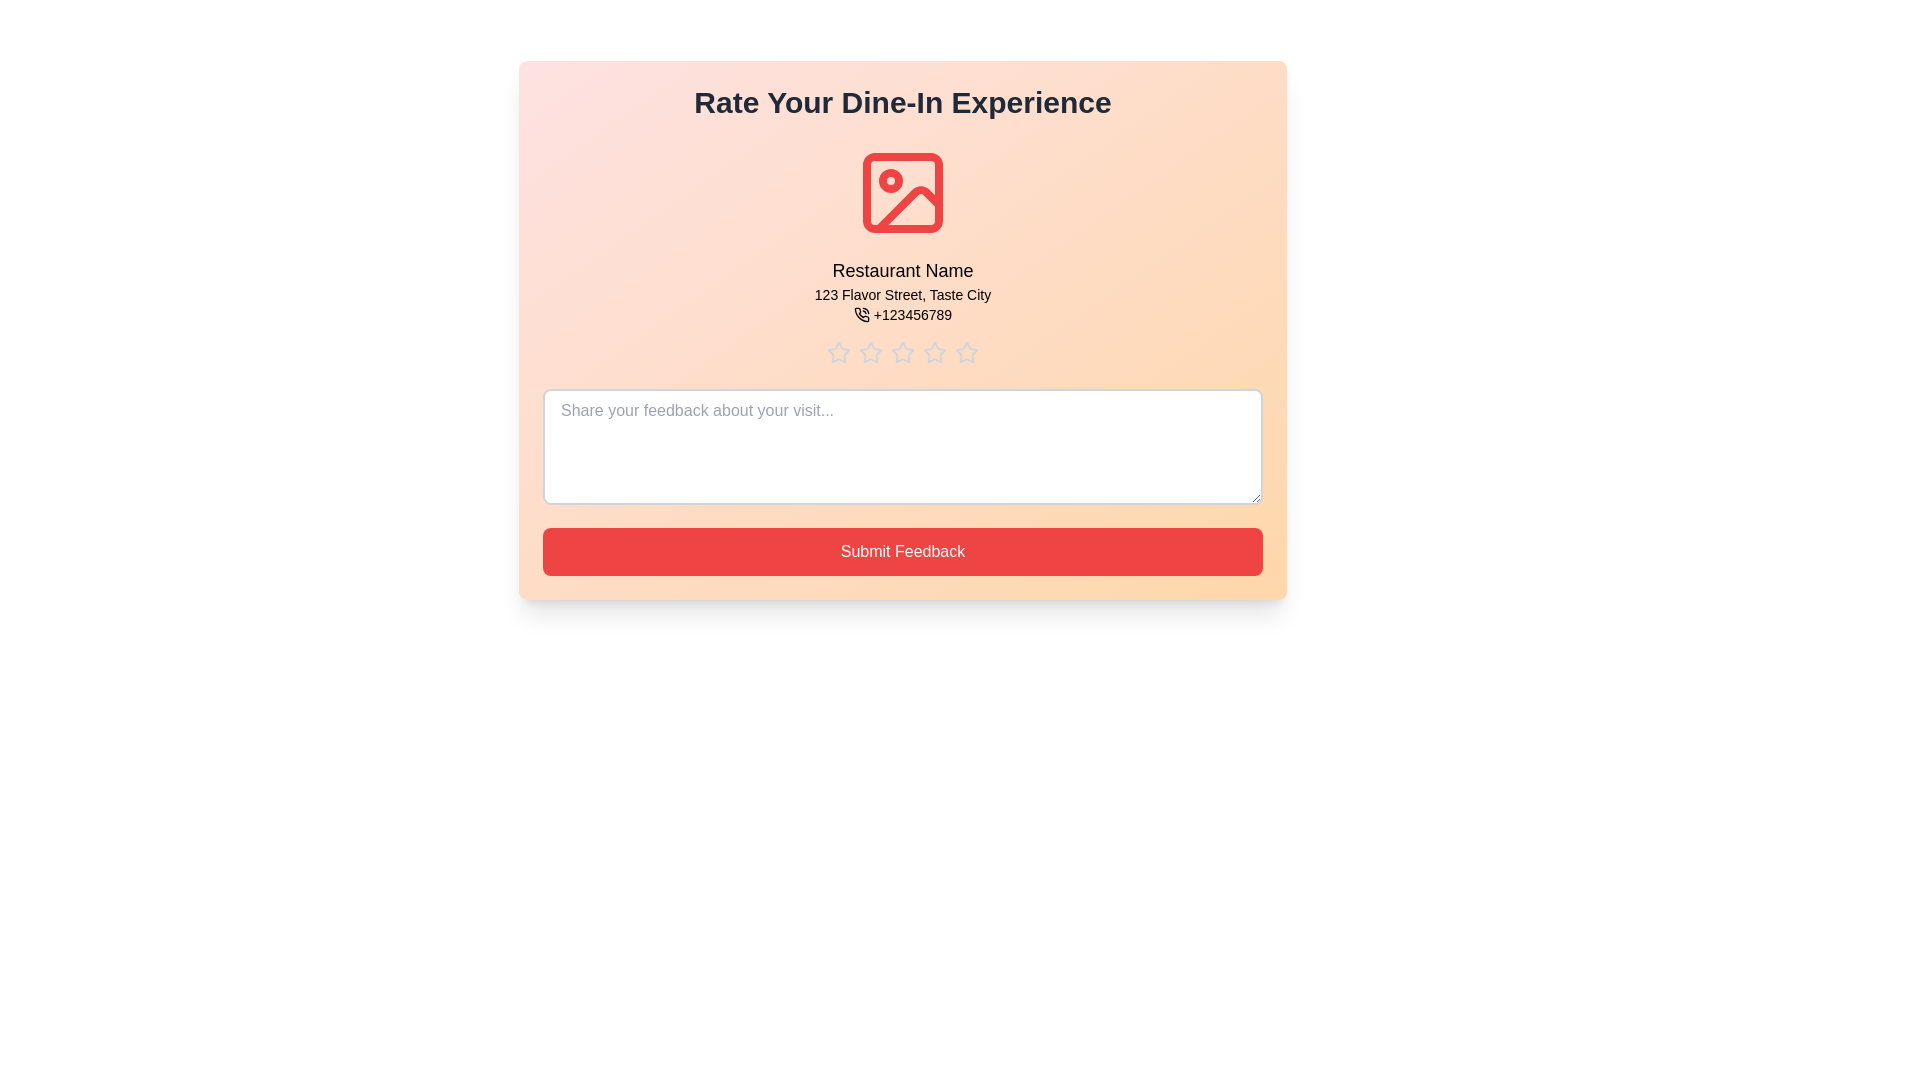 The width and height of the screenshot is (1920, 1080). I want to click on the phone number to initiate a call, so click(901, 315).